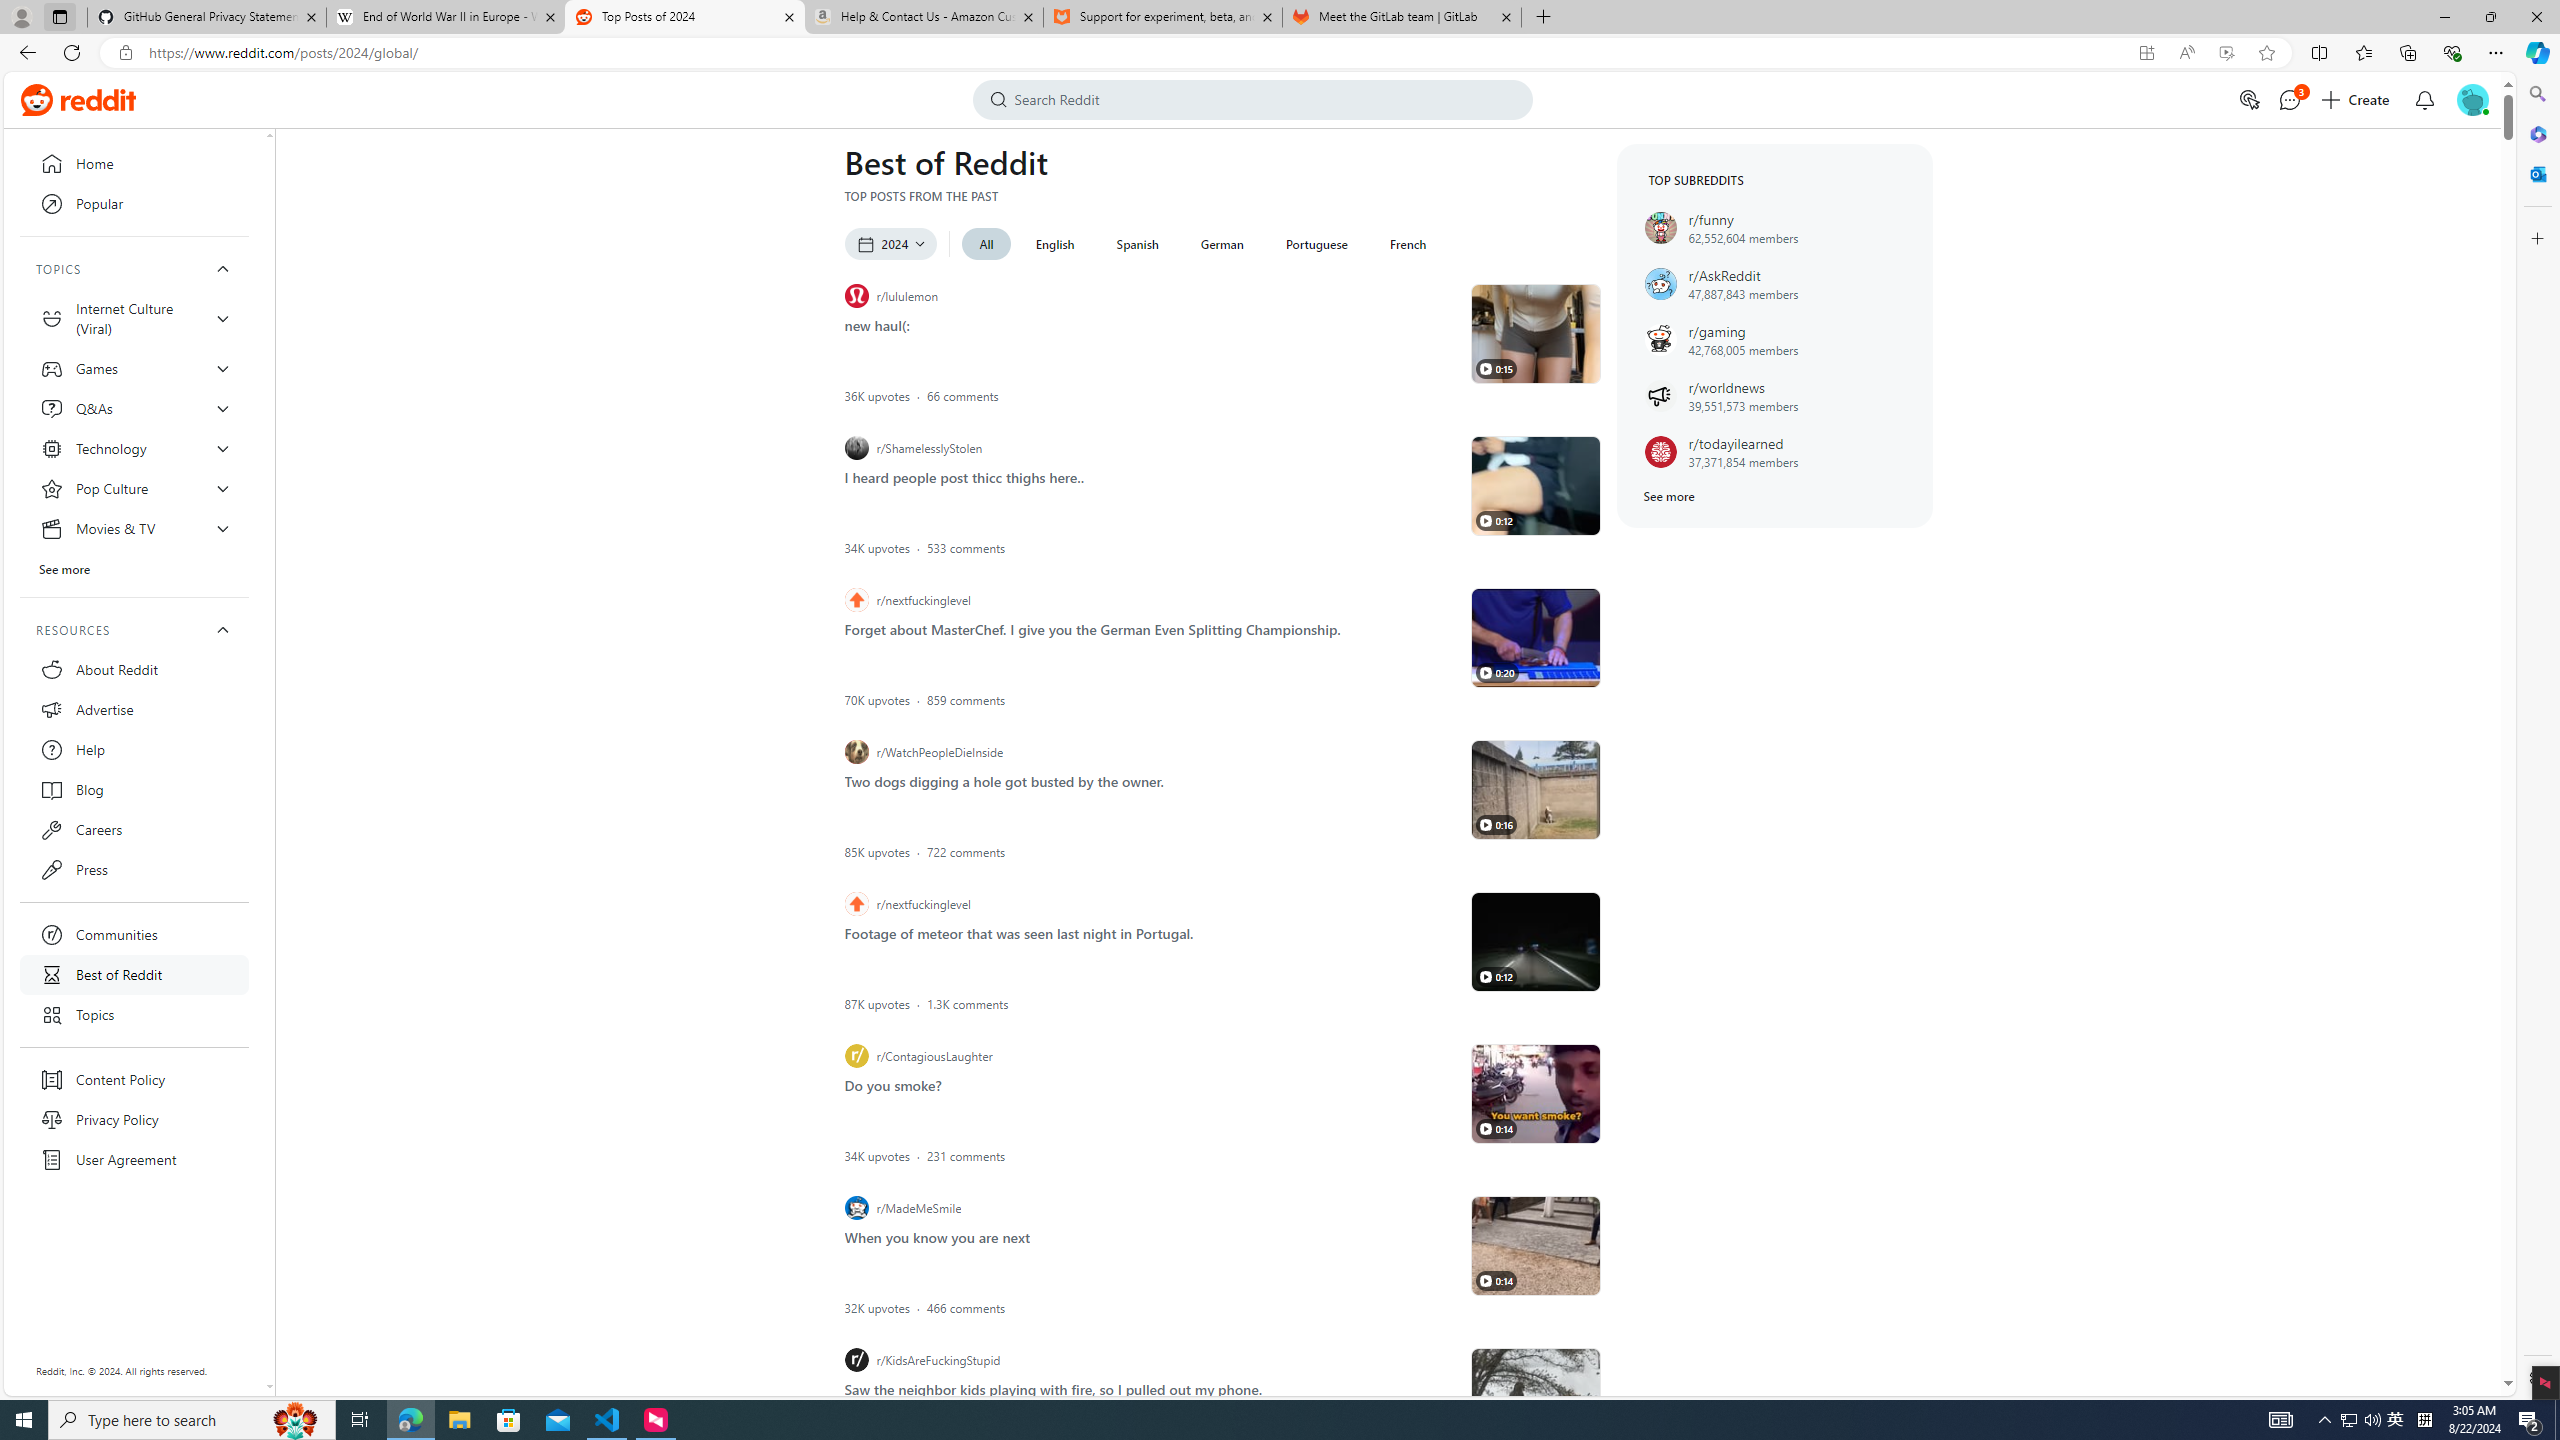 The image size is (2560, 1440). Describe the element at coordinates (856, 903) in the screenshot. I see `'r/nextfuckinglevel icon'` at that location.